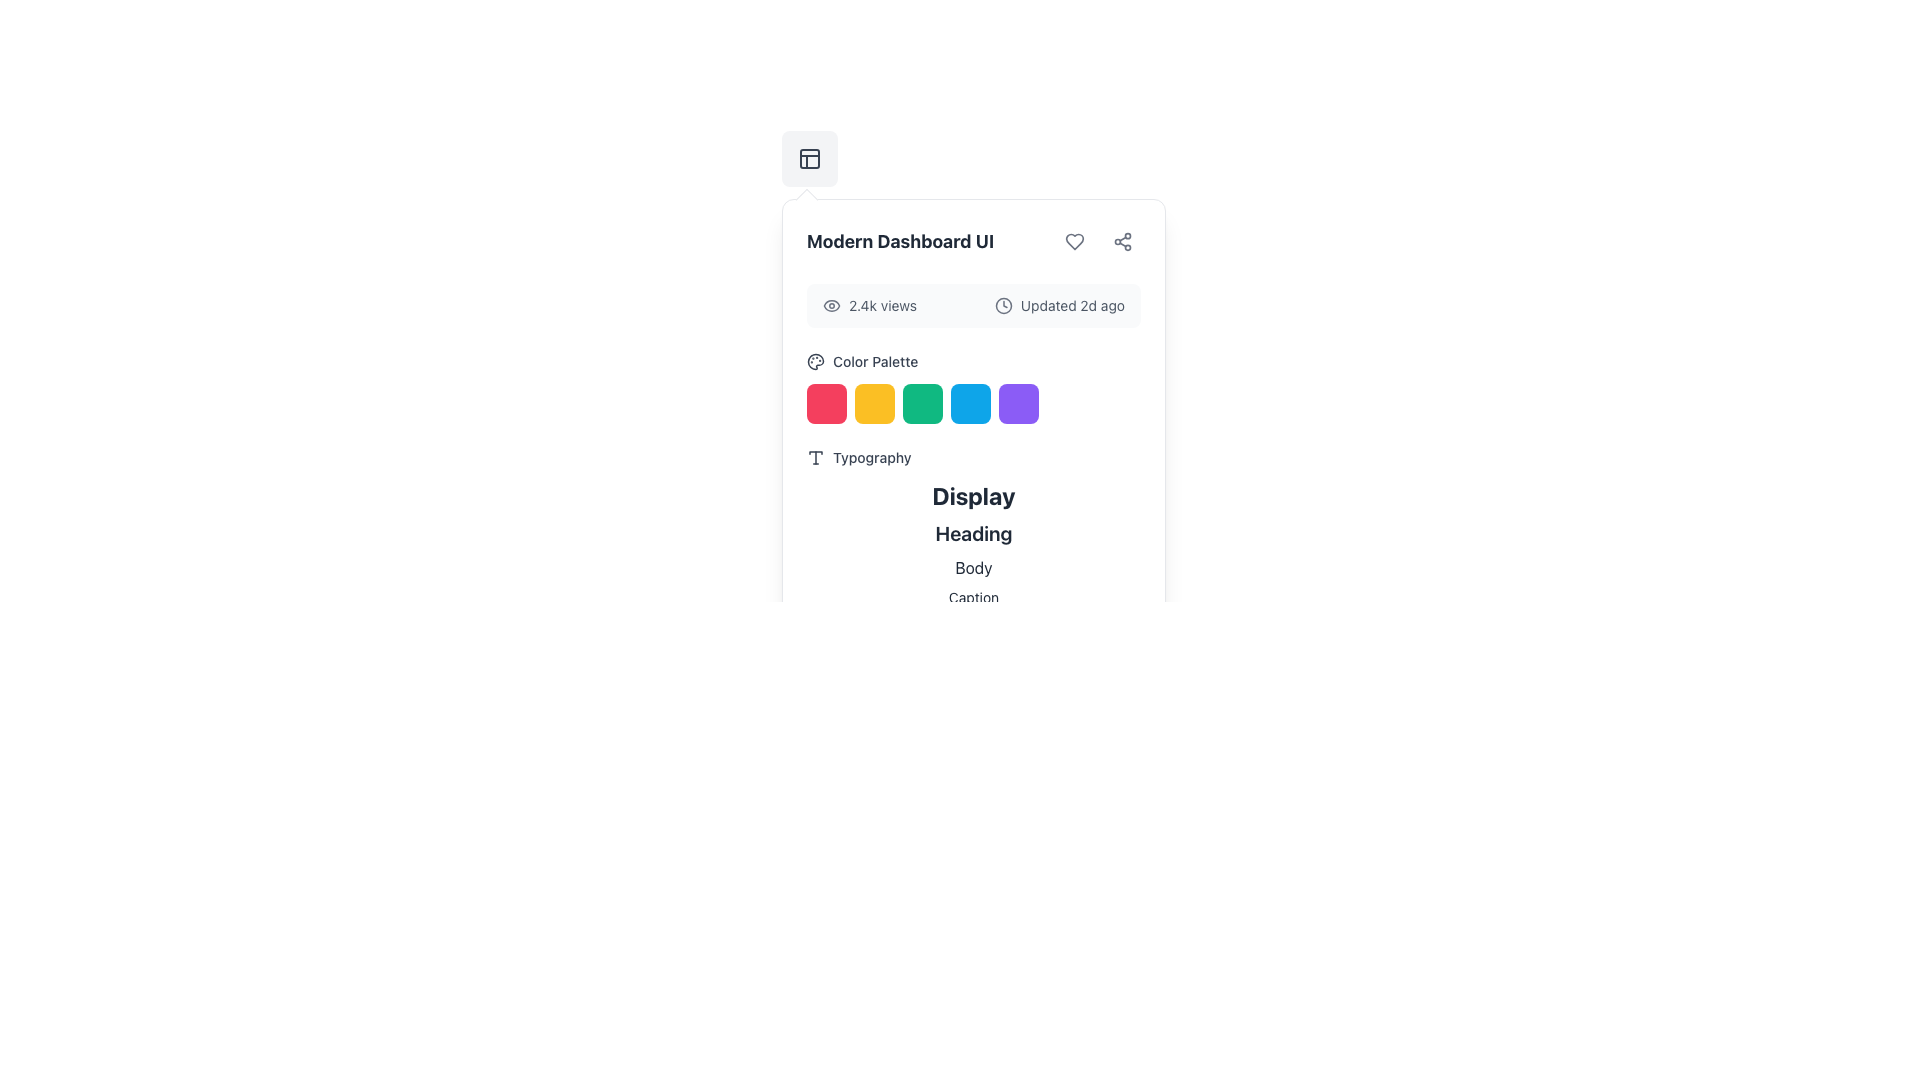  I want to click on the timestamp text label located to the right of the clock icon within the upper part of the dashboard card, so click(1071, 305).